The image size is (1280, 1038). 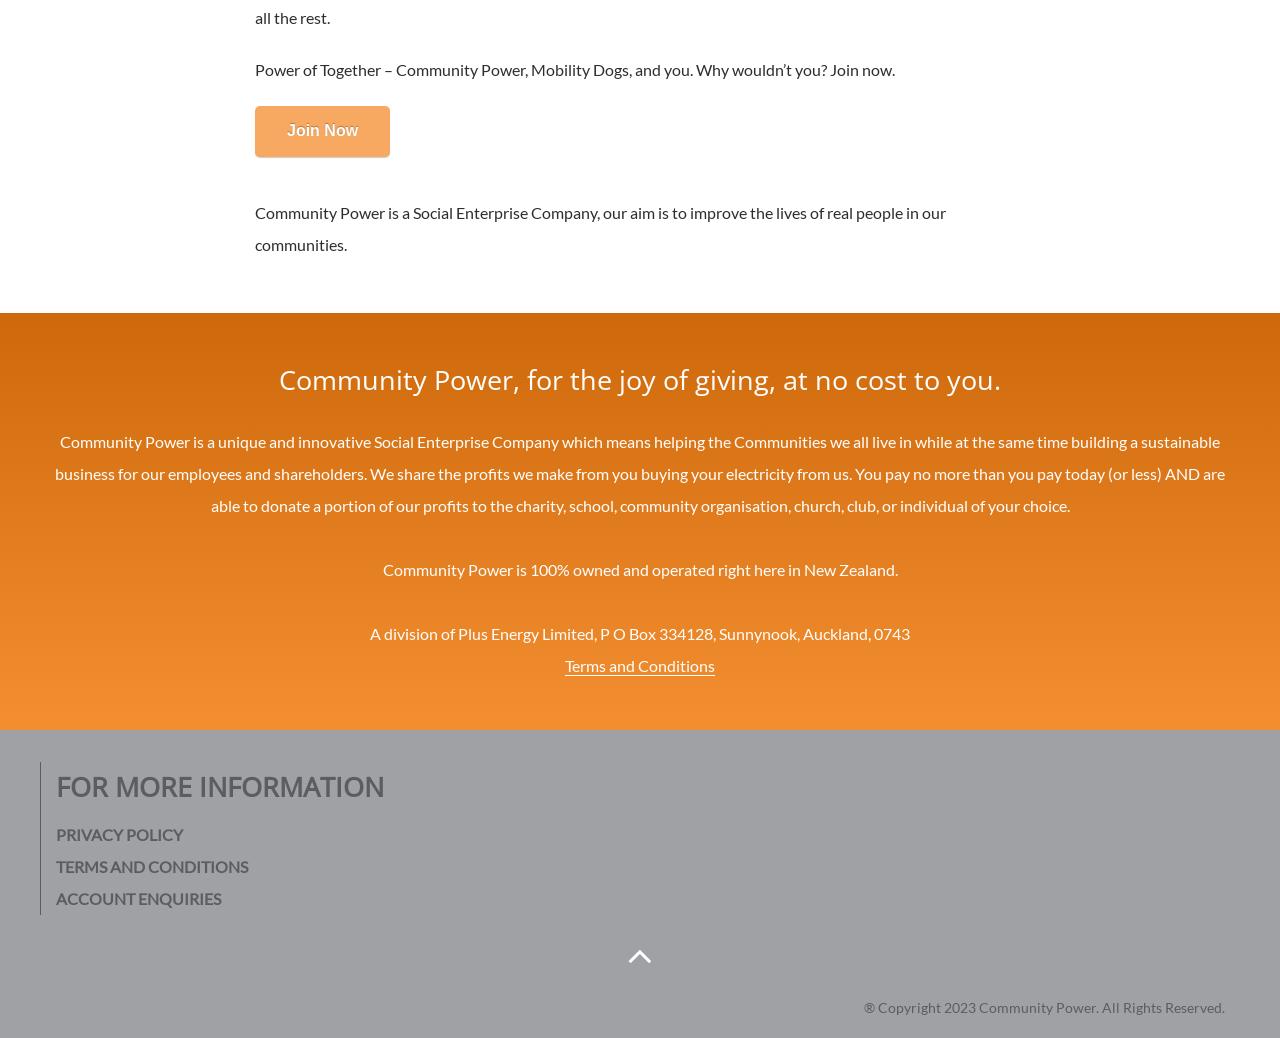 I want to click on '® Copyright 2023 Community Power. All Rights Reserved.', so click(x=1043, y=1006).